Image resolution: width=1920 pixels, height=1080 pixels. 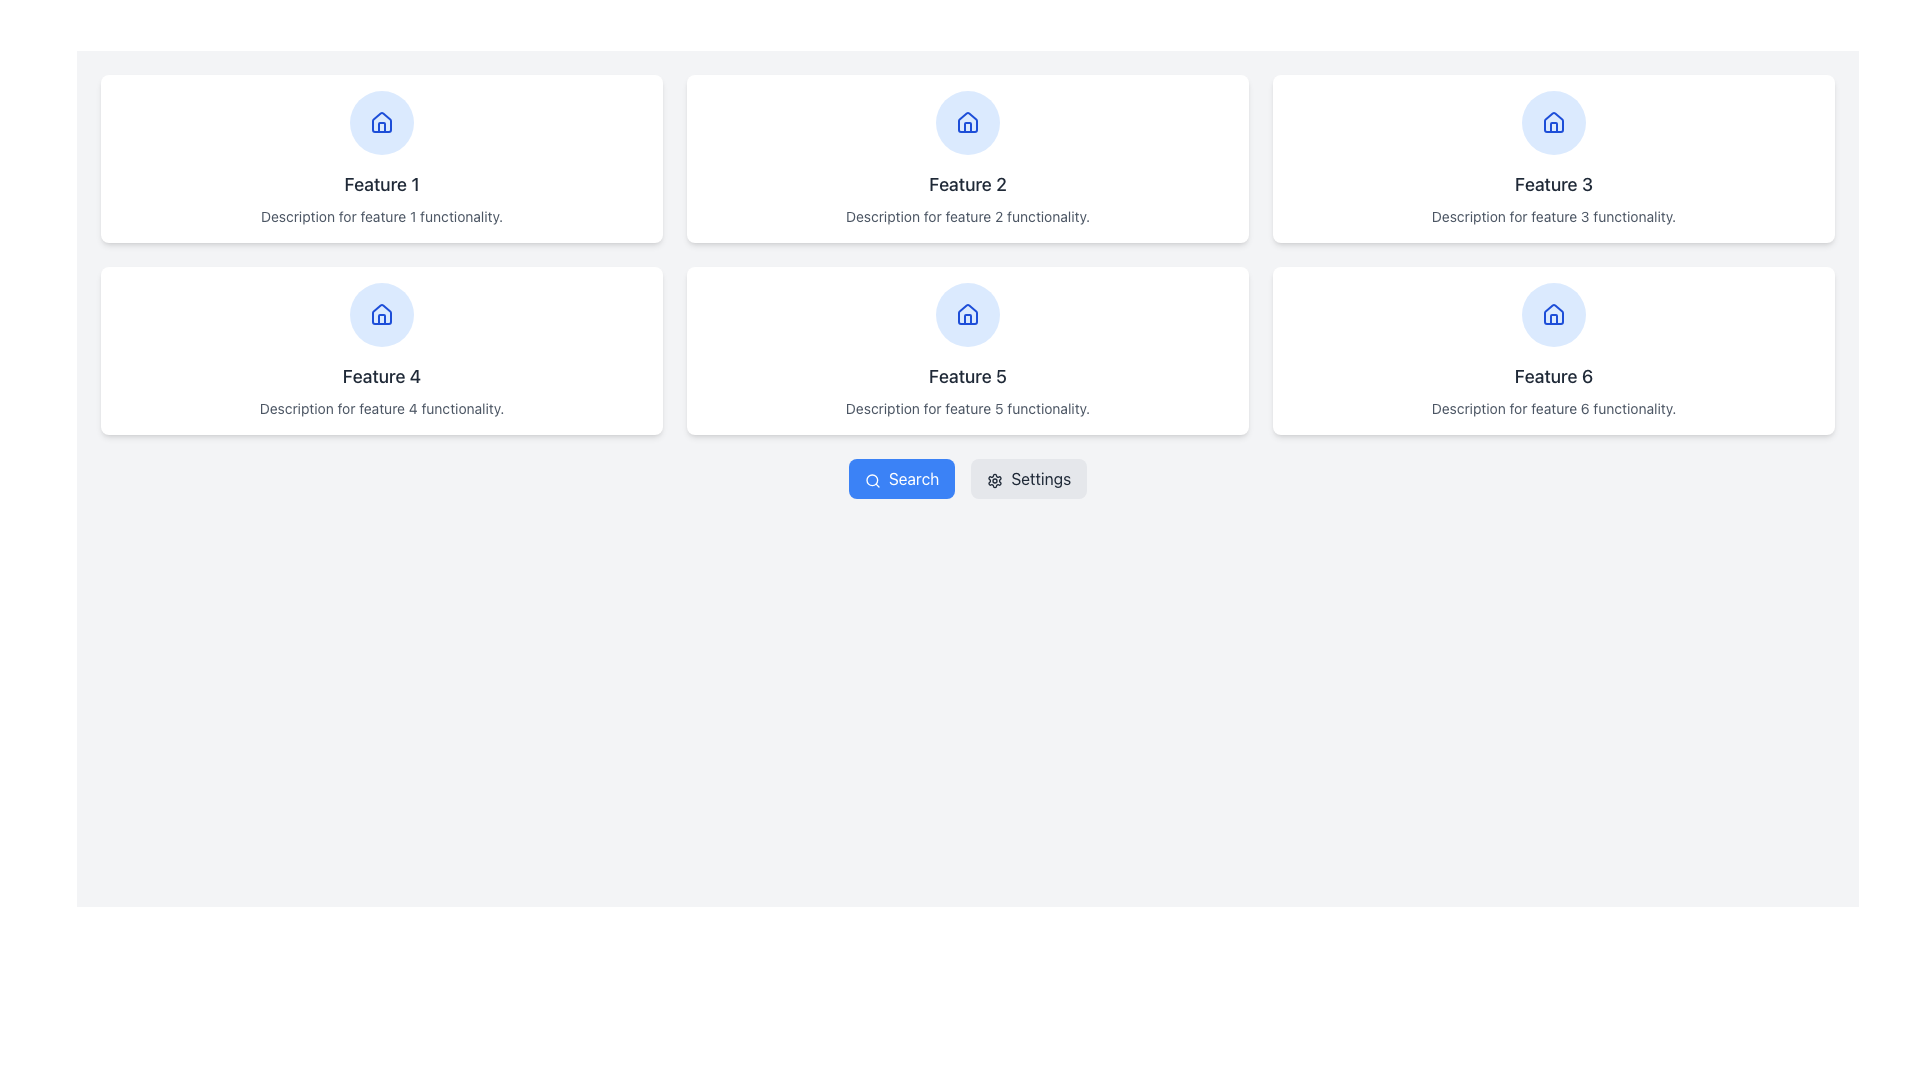 I want to click on the title text element that summarizes the card's content, located at the center of the second card in the top row of a 3x2 grid layout, so click(x=968, y=185).